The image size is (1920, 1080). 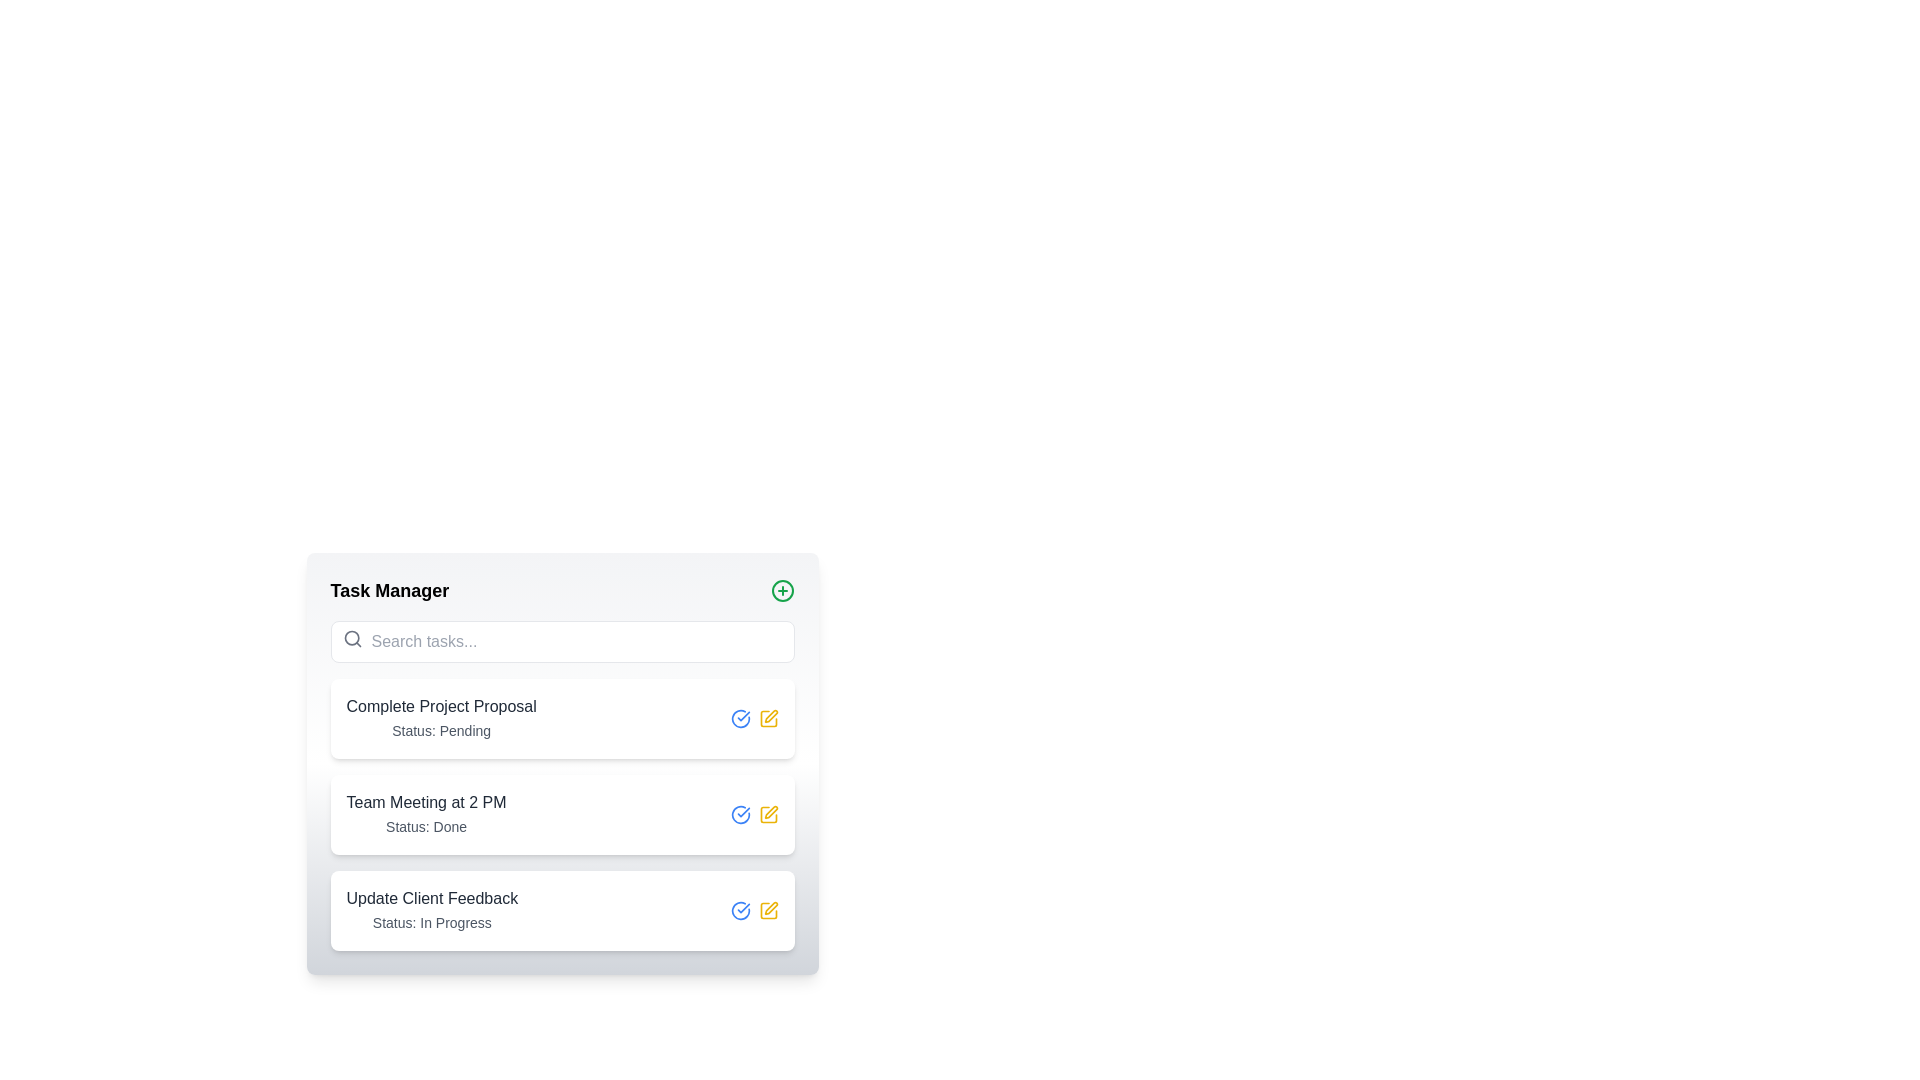 What do you see at coordinates (753, 910) in the screenshot?
I see `the pencil icon in the button group located on the far-right side of the row labeled 'Update Client Feedback, Status: In Progress' within the task manager interface` at bounding box center [753, 910].